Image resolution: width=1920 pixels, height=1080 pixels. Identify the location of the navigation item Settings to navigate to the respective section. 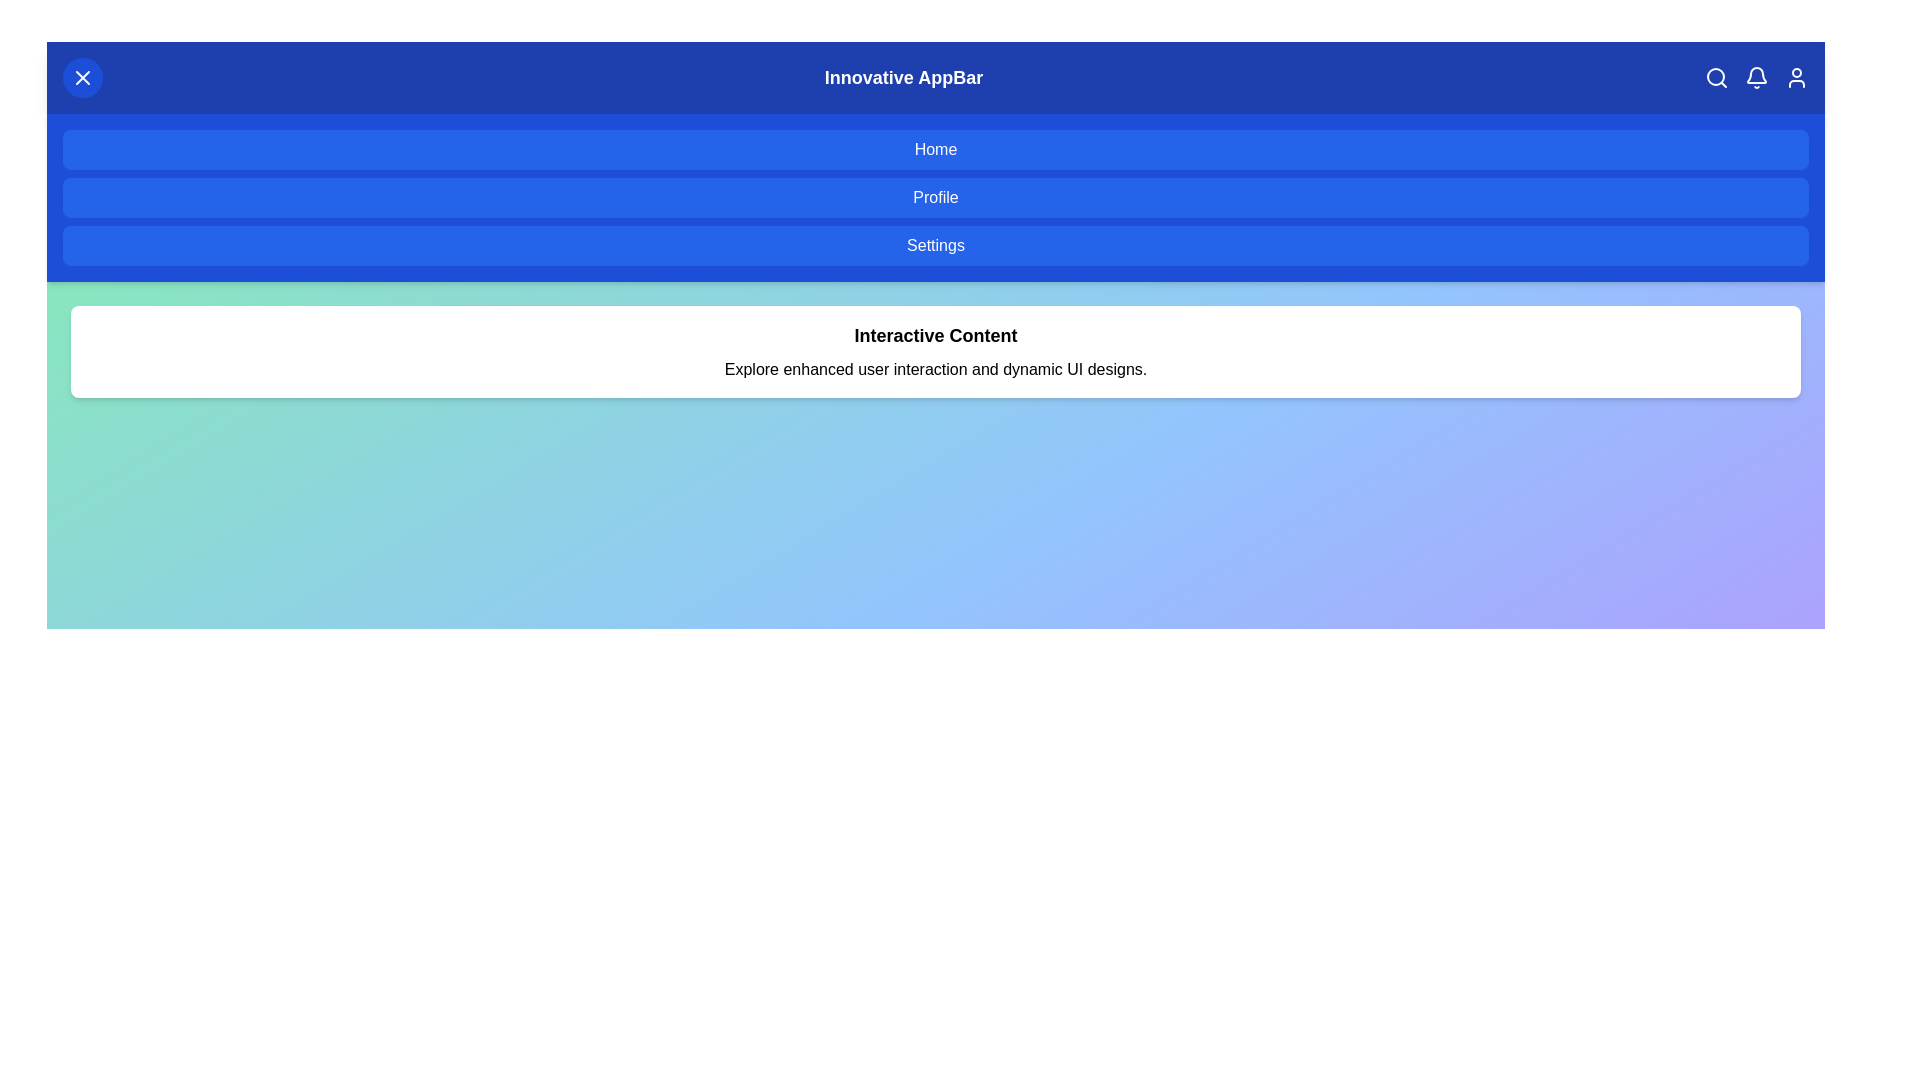
(935, 245).